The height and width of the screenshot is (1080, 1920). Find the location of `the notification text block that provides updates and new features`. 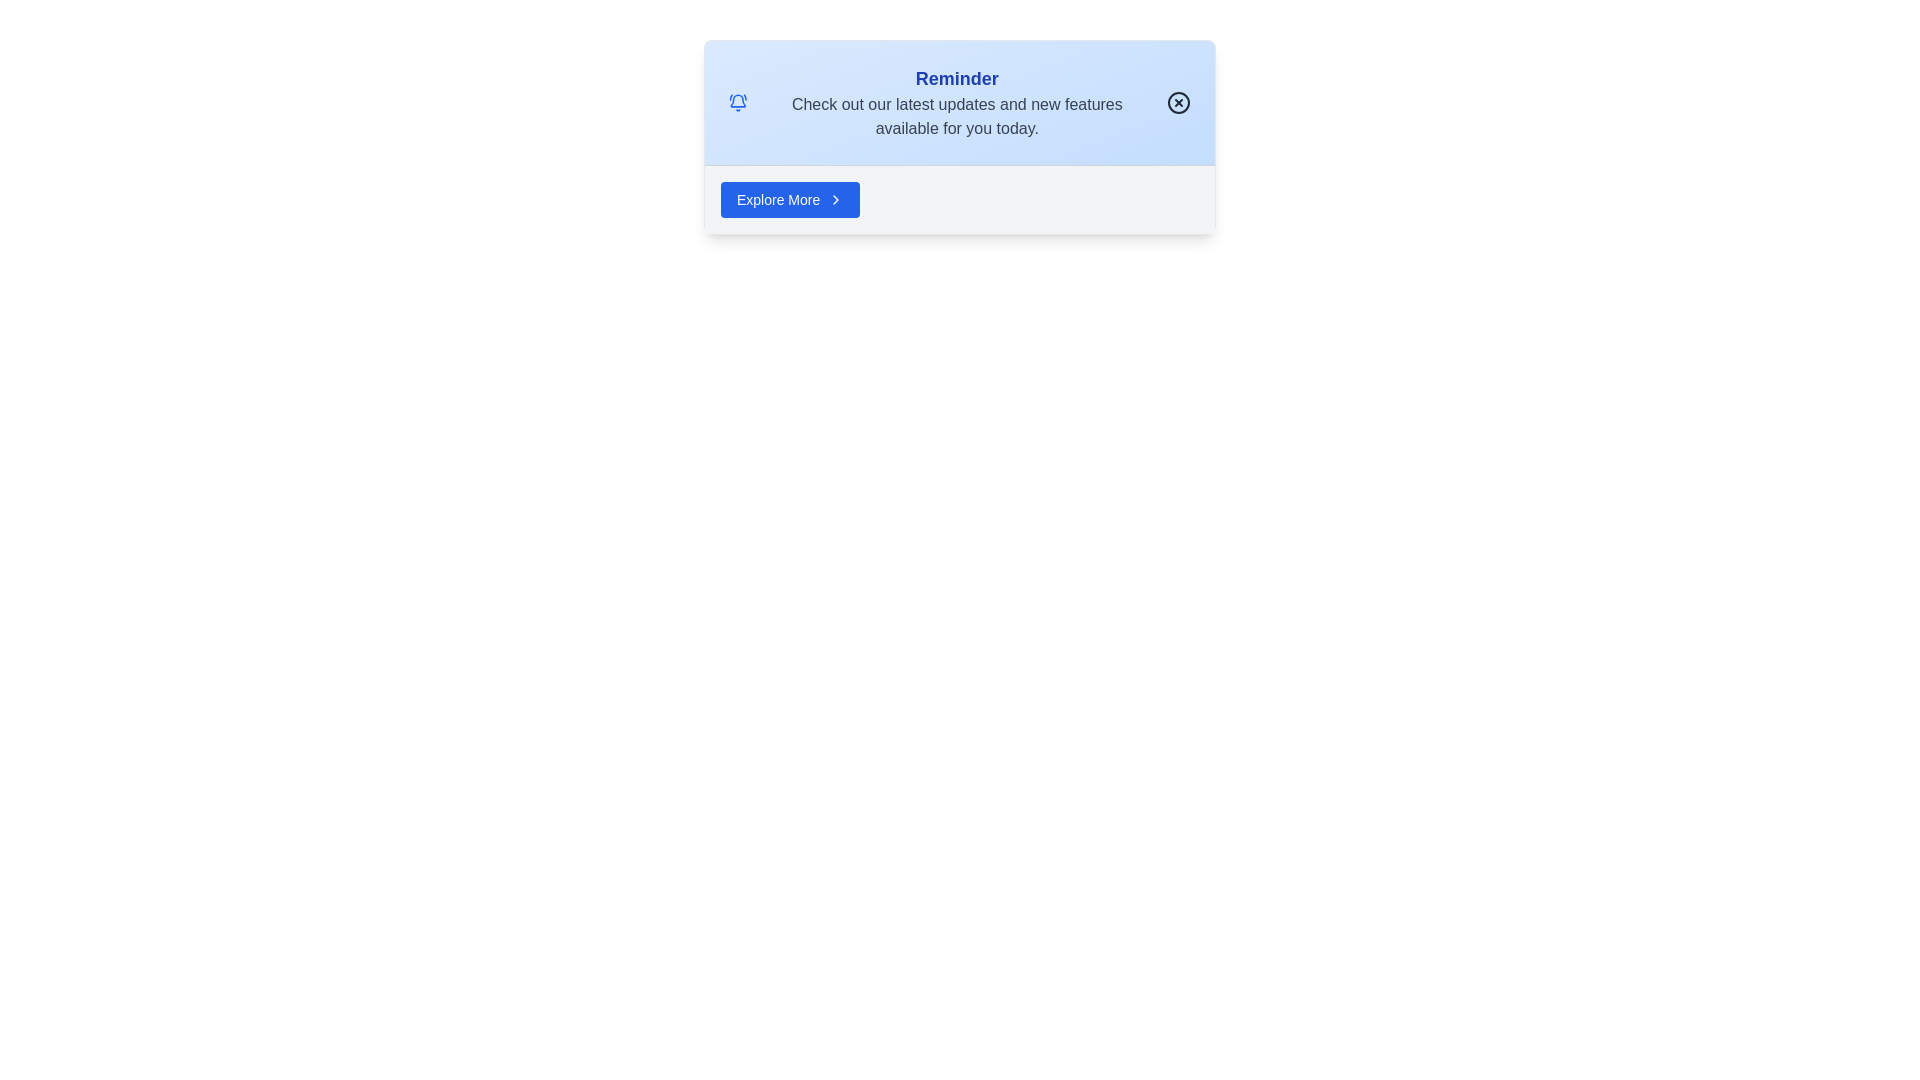

the notification text block that provides updates and new features is located at coordinates (956, 103).